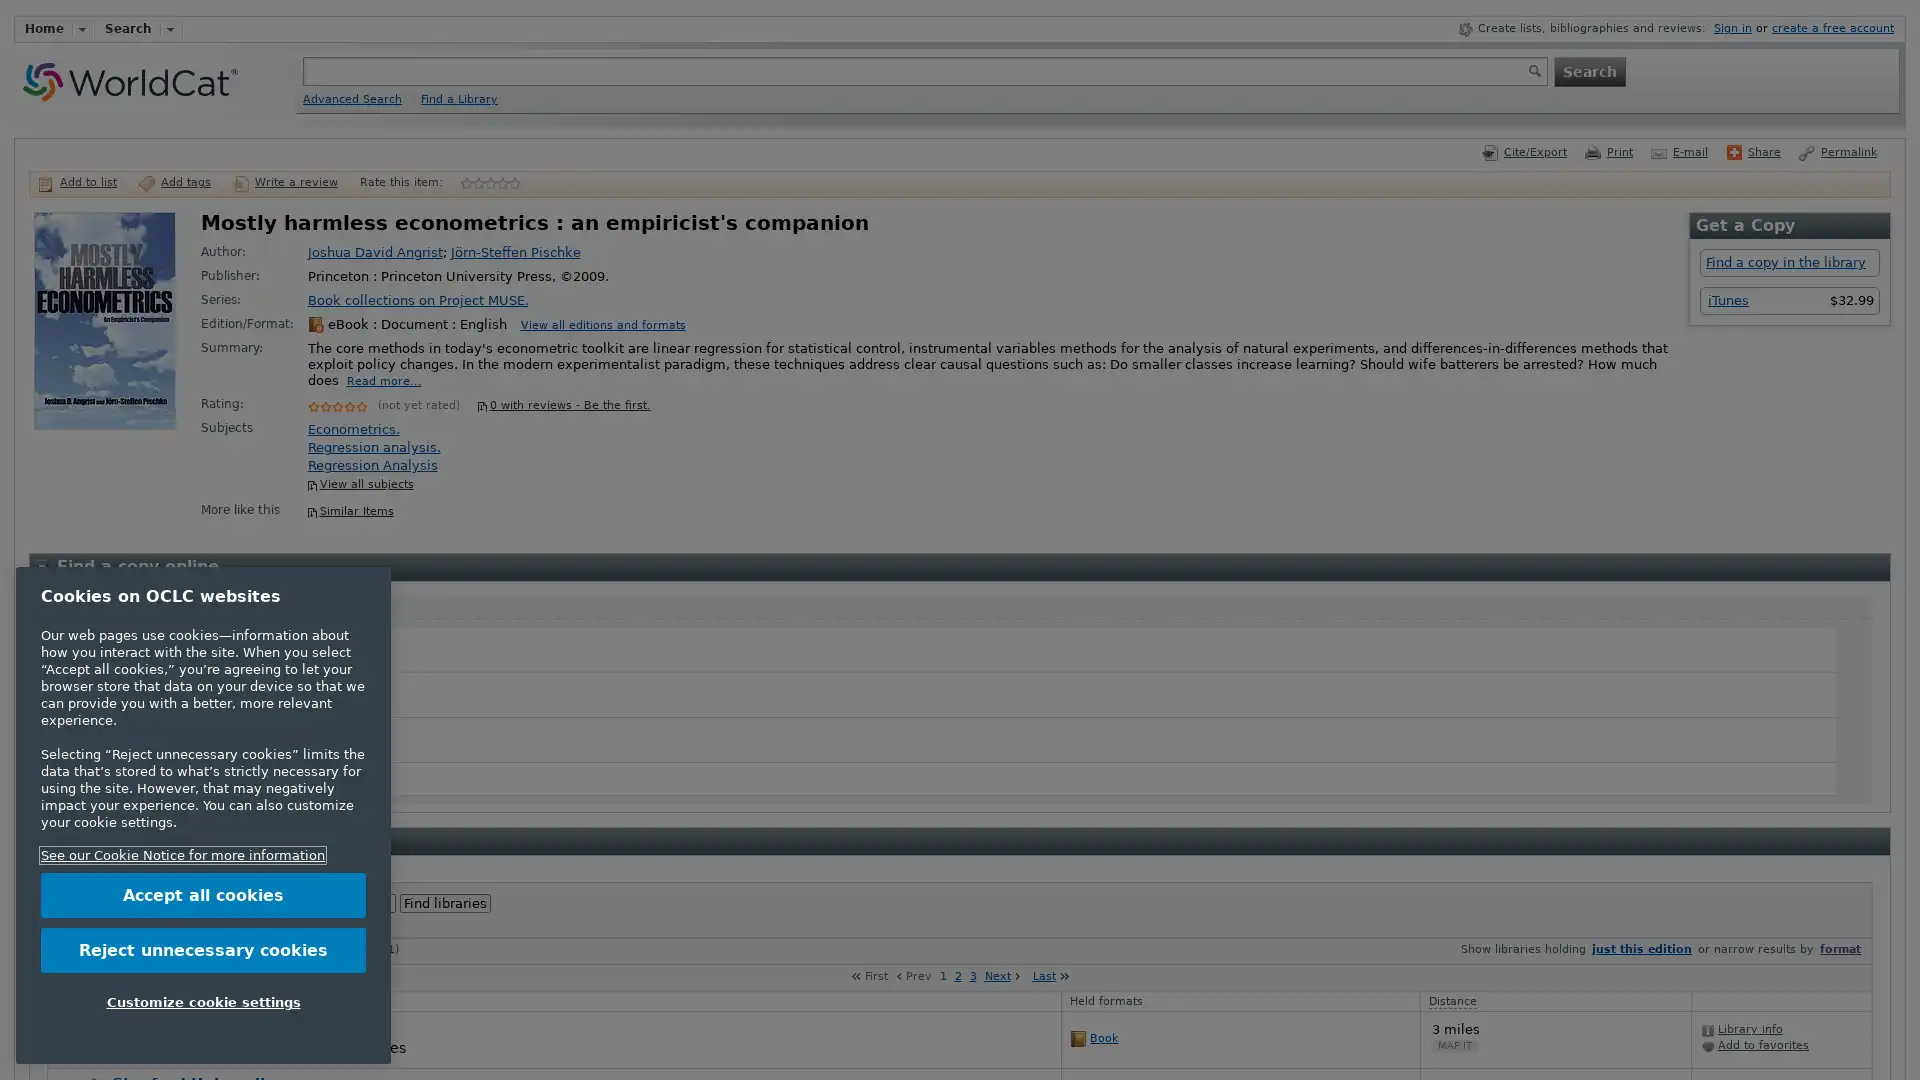 Image resolution: width=1920 pixels, height=1080 pixels. What do you see at coordinates (444, 903) in the screenshot?
I see `Find libraries` at bounding box center [444, 903].